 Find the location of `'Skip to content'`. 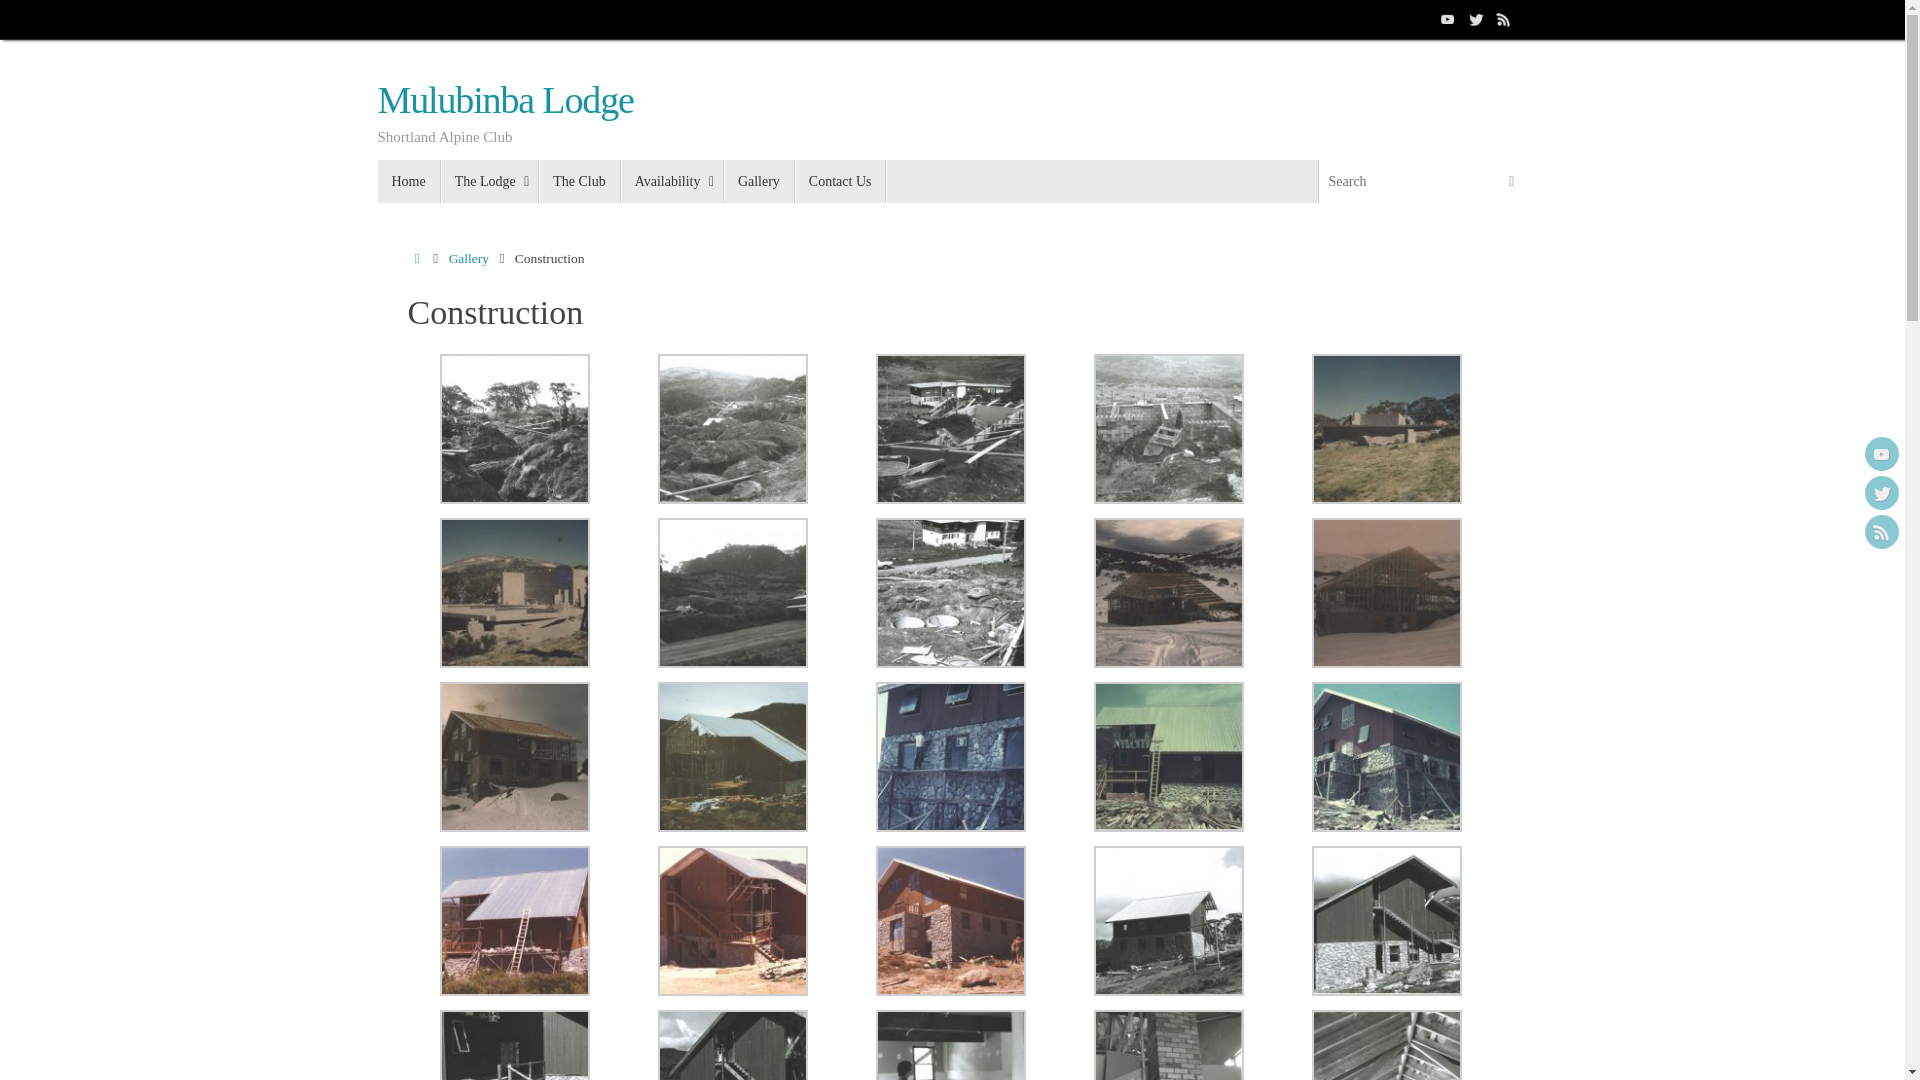

'Skip to content' is located at coordinates (376, 190).